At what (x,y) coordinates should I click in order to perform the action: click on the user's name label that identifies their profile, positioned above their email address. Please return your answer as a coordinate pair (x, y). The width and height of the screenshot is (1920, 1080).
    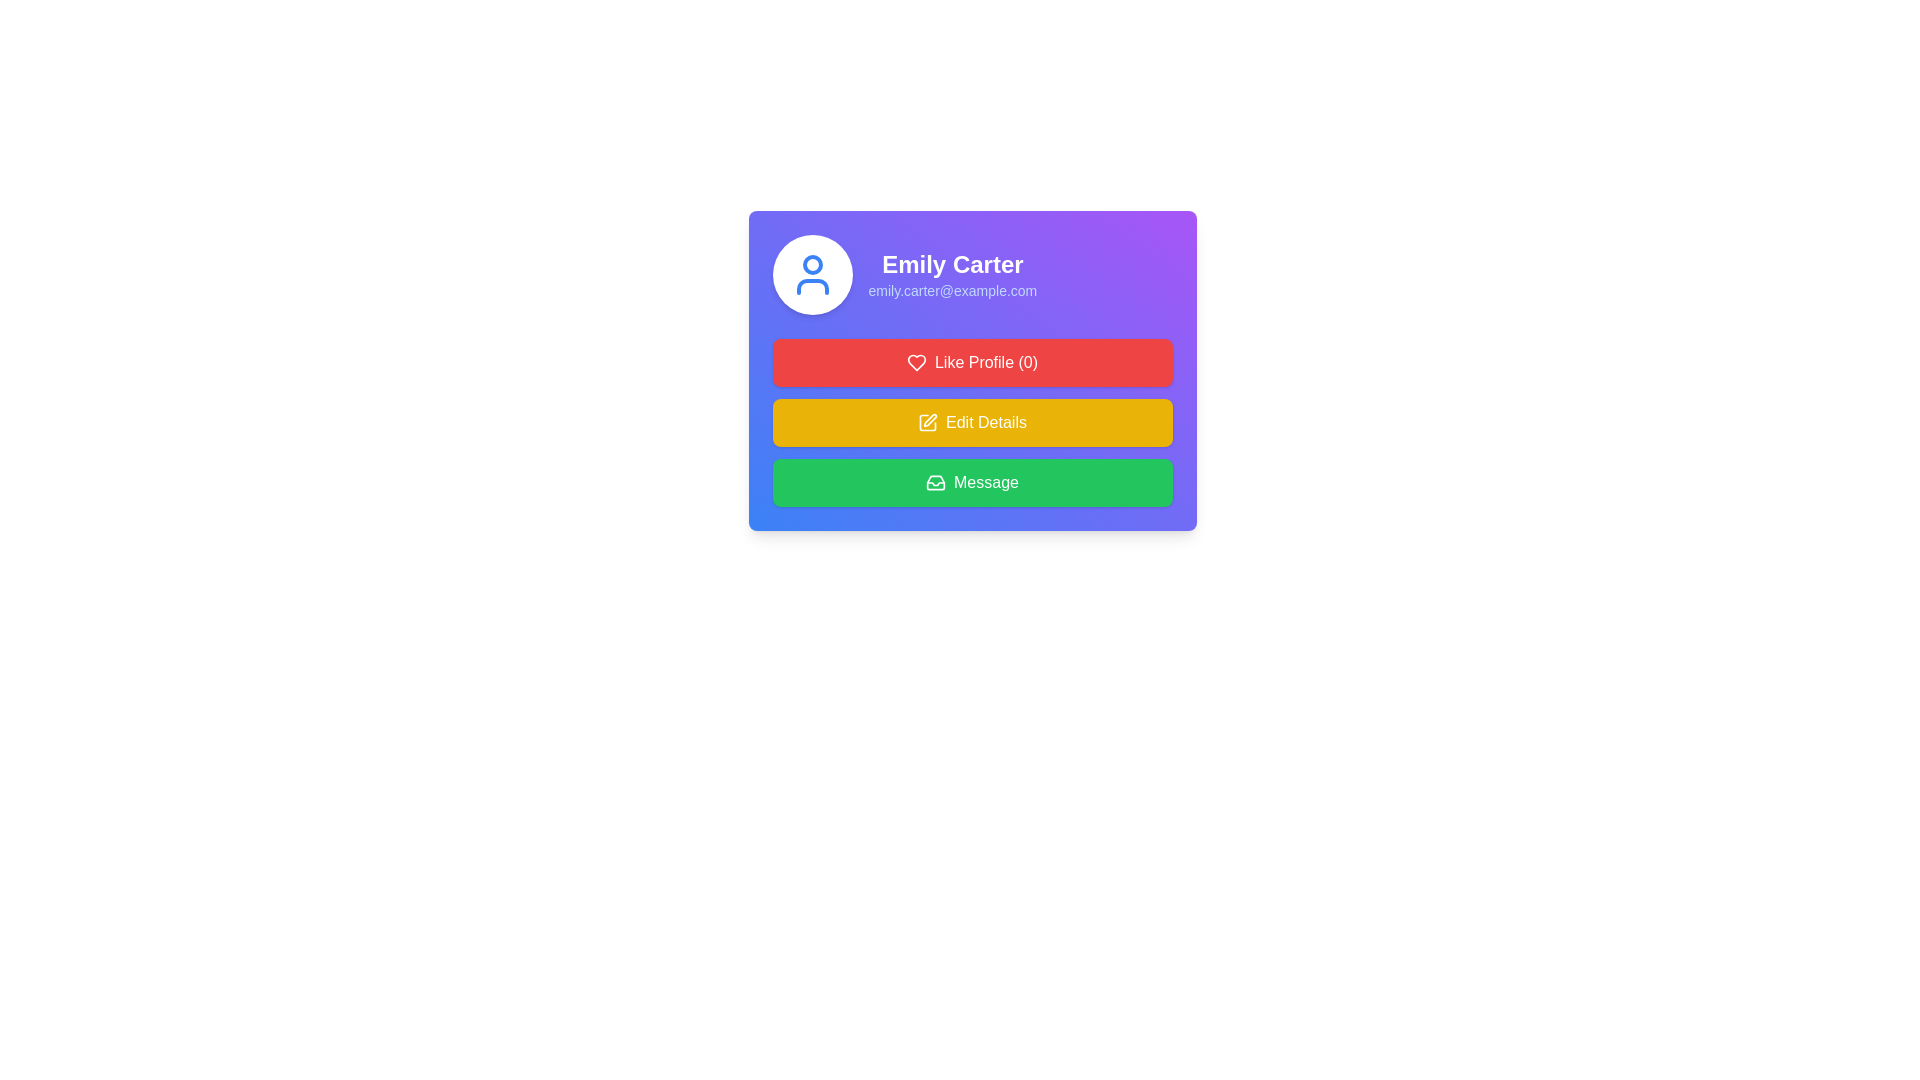
    Looking at the image, I should click on (951, 264).